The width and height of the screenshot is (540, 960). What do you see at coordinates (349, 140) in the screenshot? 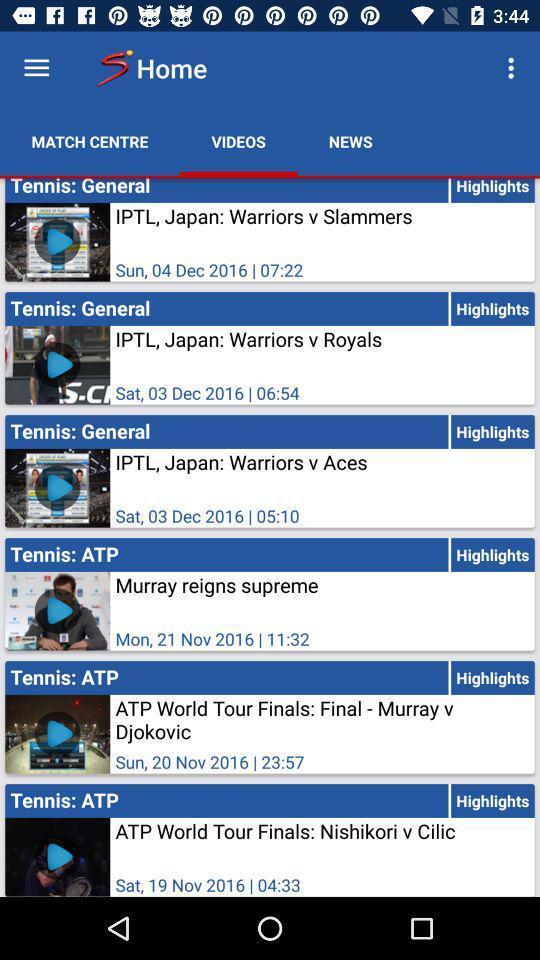
I see `news icon` at bounding box center [349, 140].